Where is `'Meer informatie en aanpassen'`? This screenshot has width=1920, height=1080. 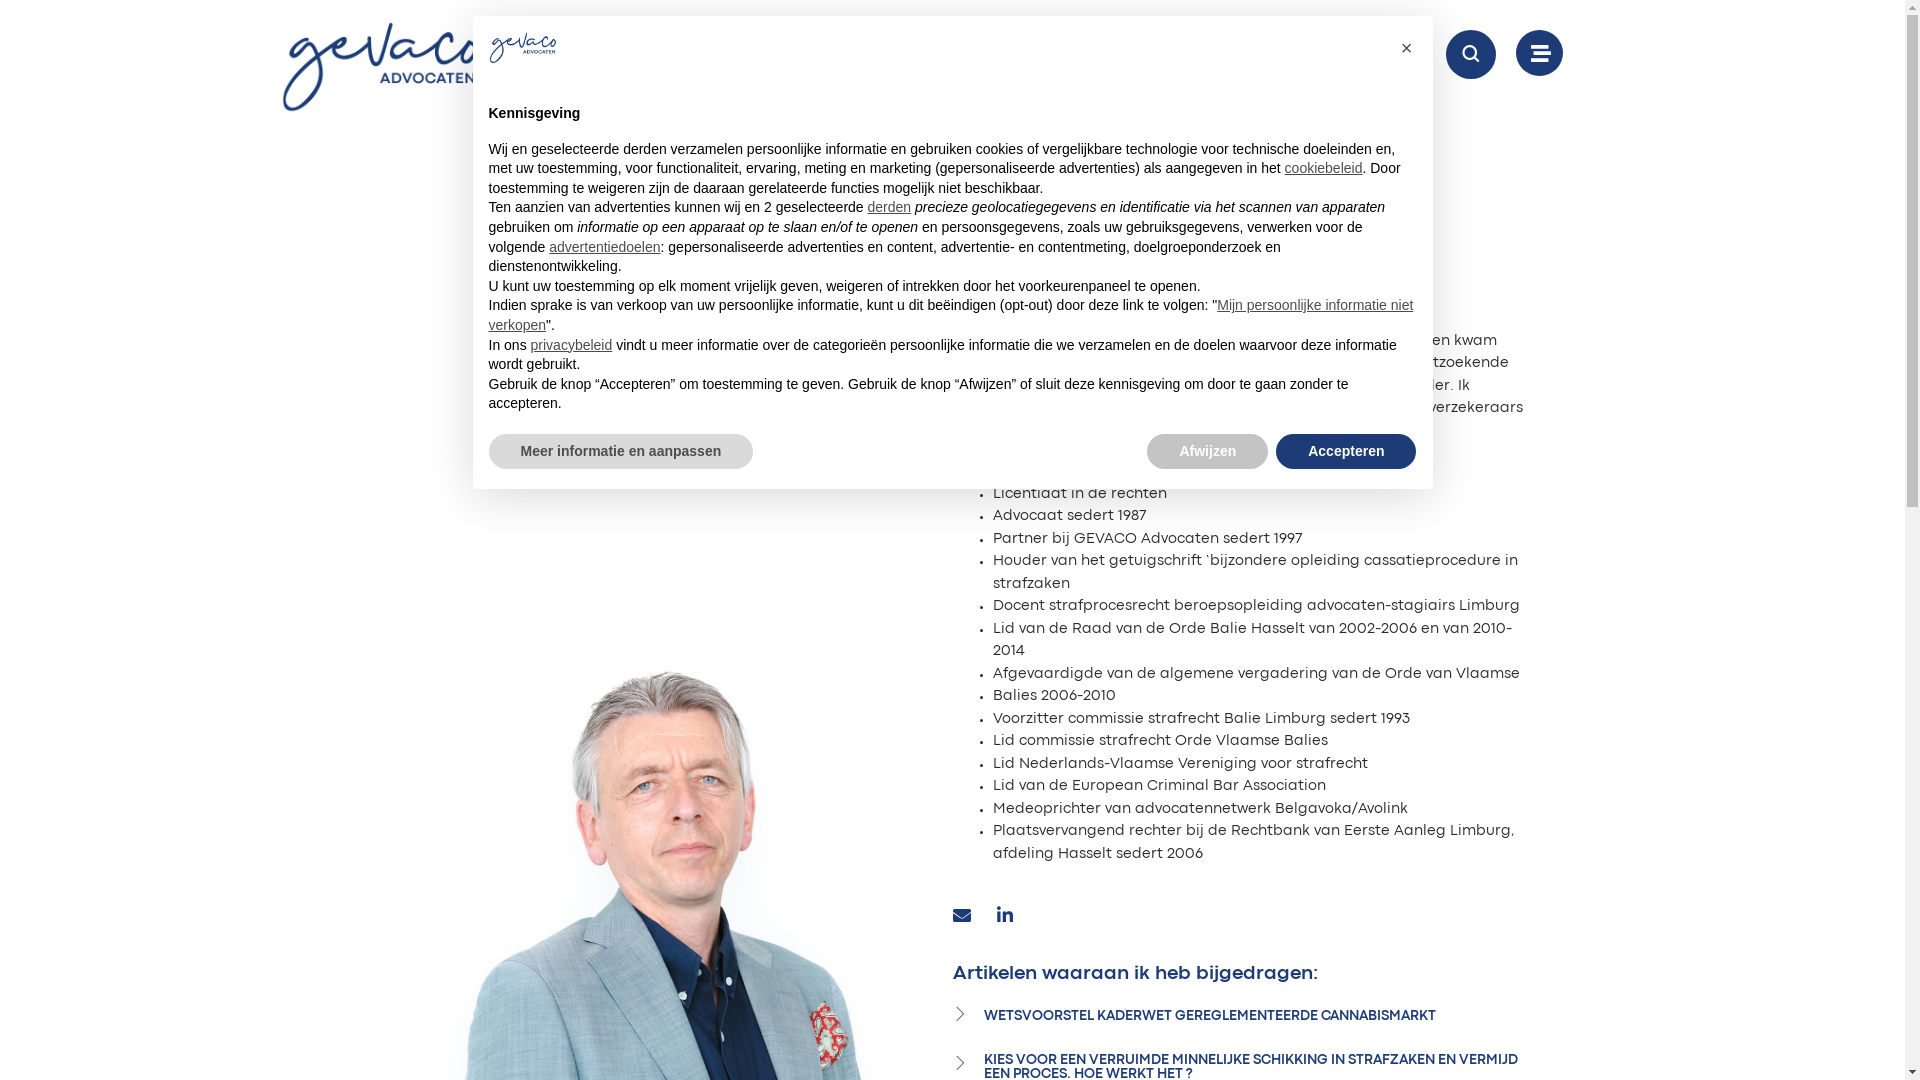
'Meer informatie en aanpassen' is located at coordinates (619, 451).